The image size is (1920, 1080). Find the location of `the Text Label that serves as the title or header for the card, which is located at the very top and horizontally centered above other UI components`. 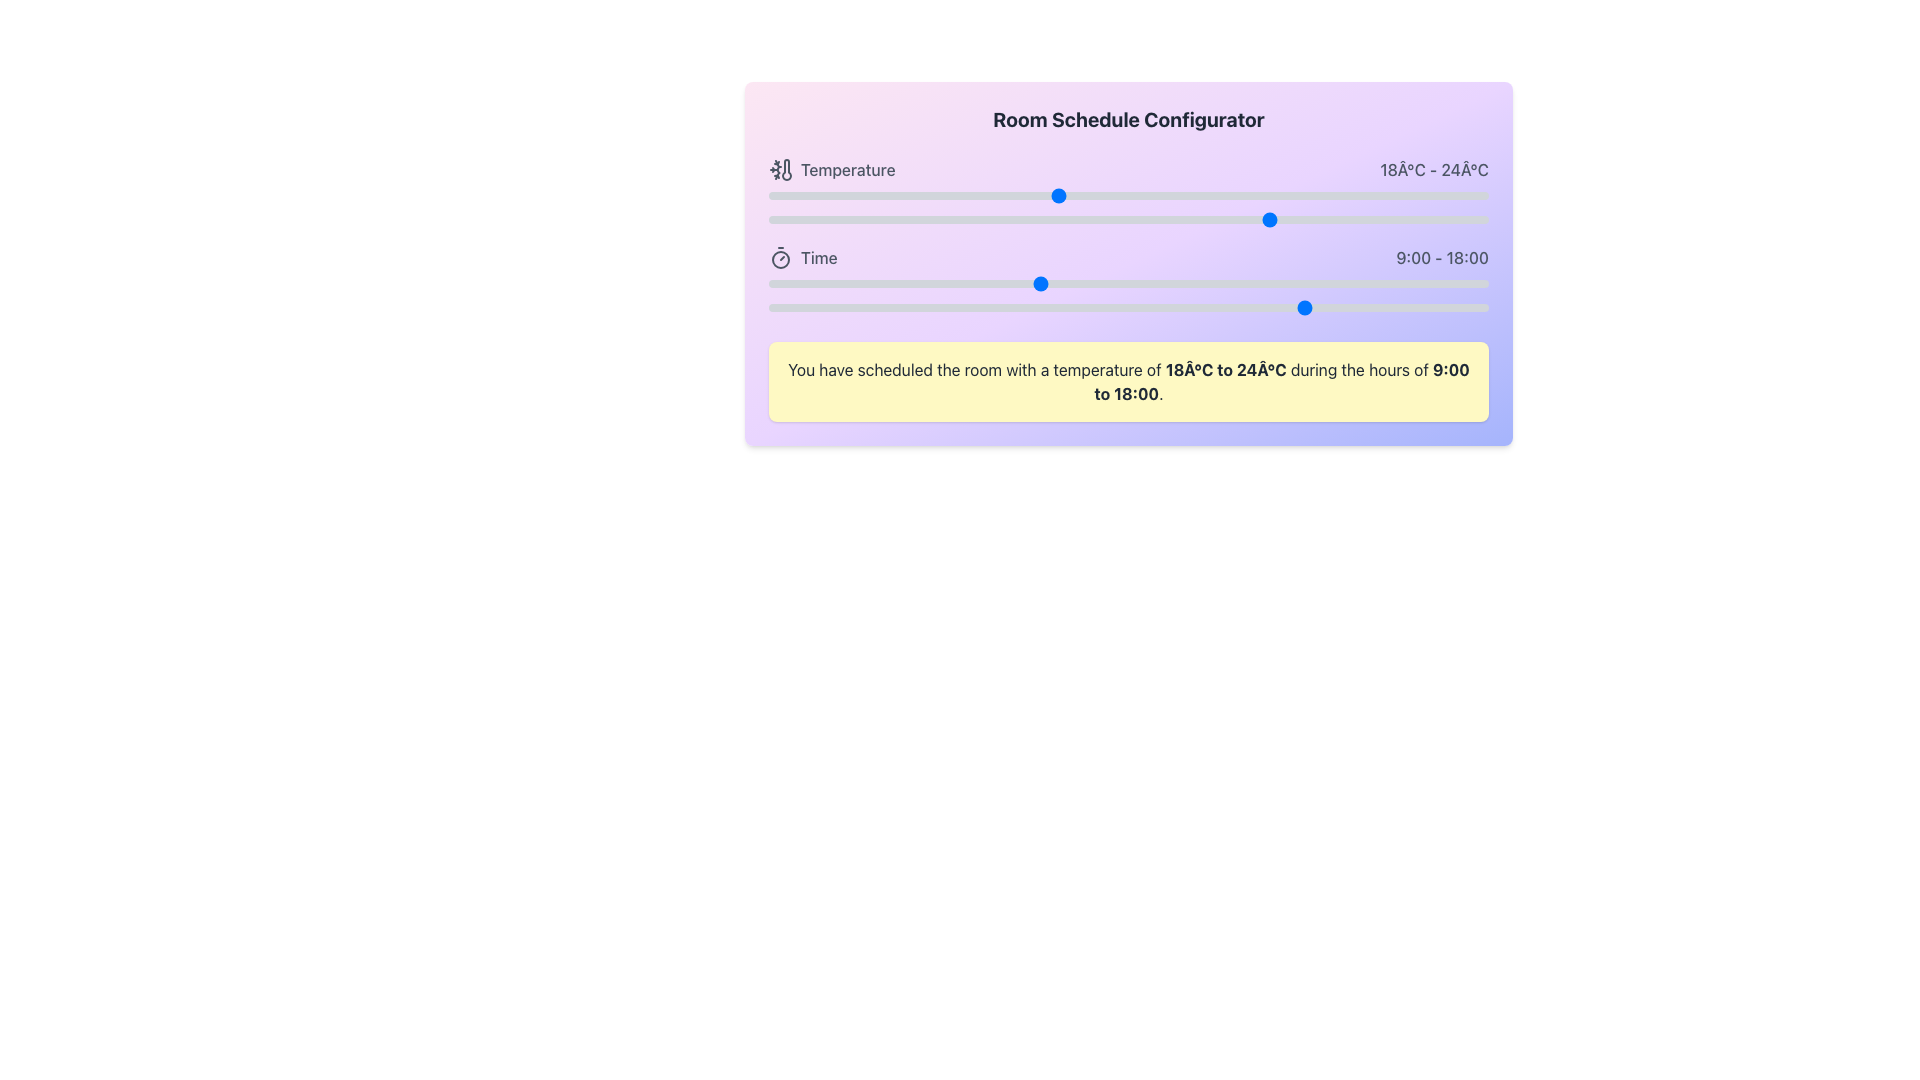

the Text Label that serves as the title or header for the card, which is located at the very top and horizontally centered above other UI components is located at coordinates (1128, 119).